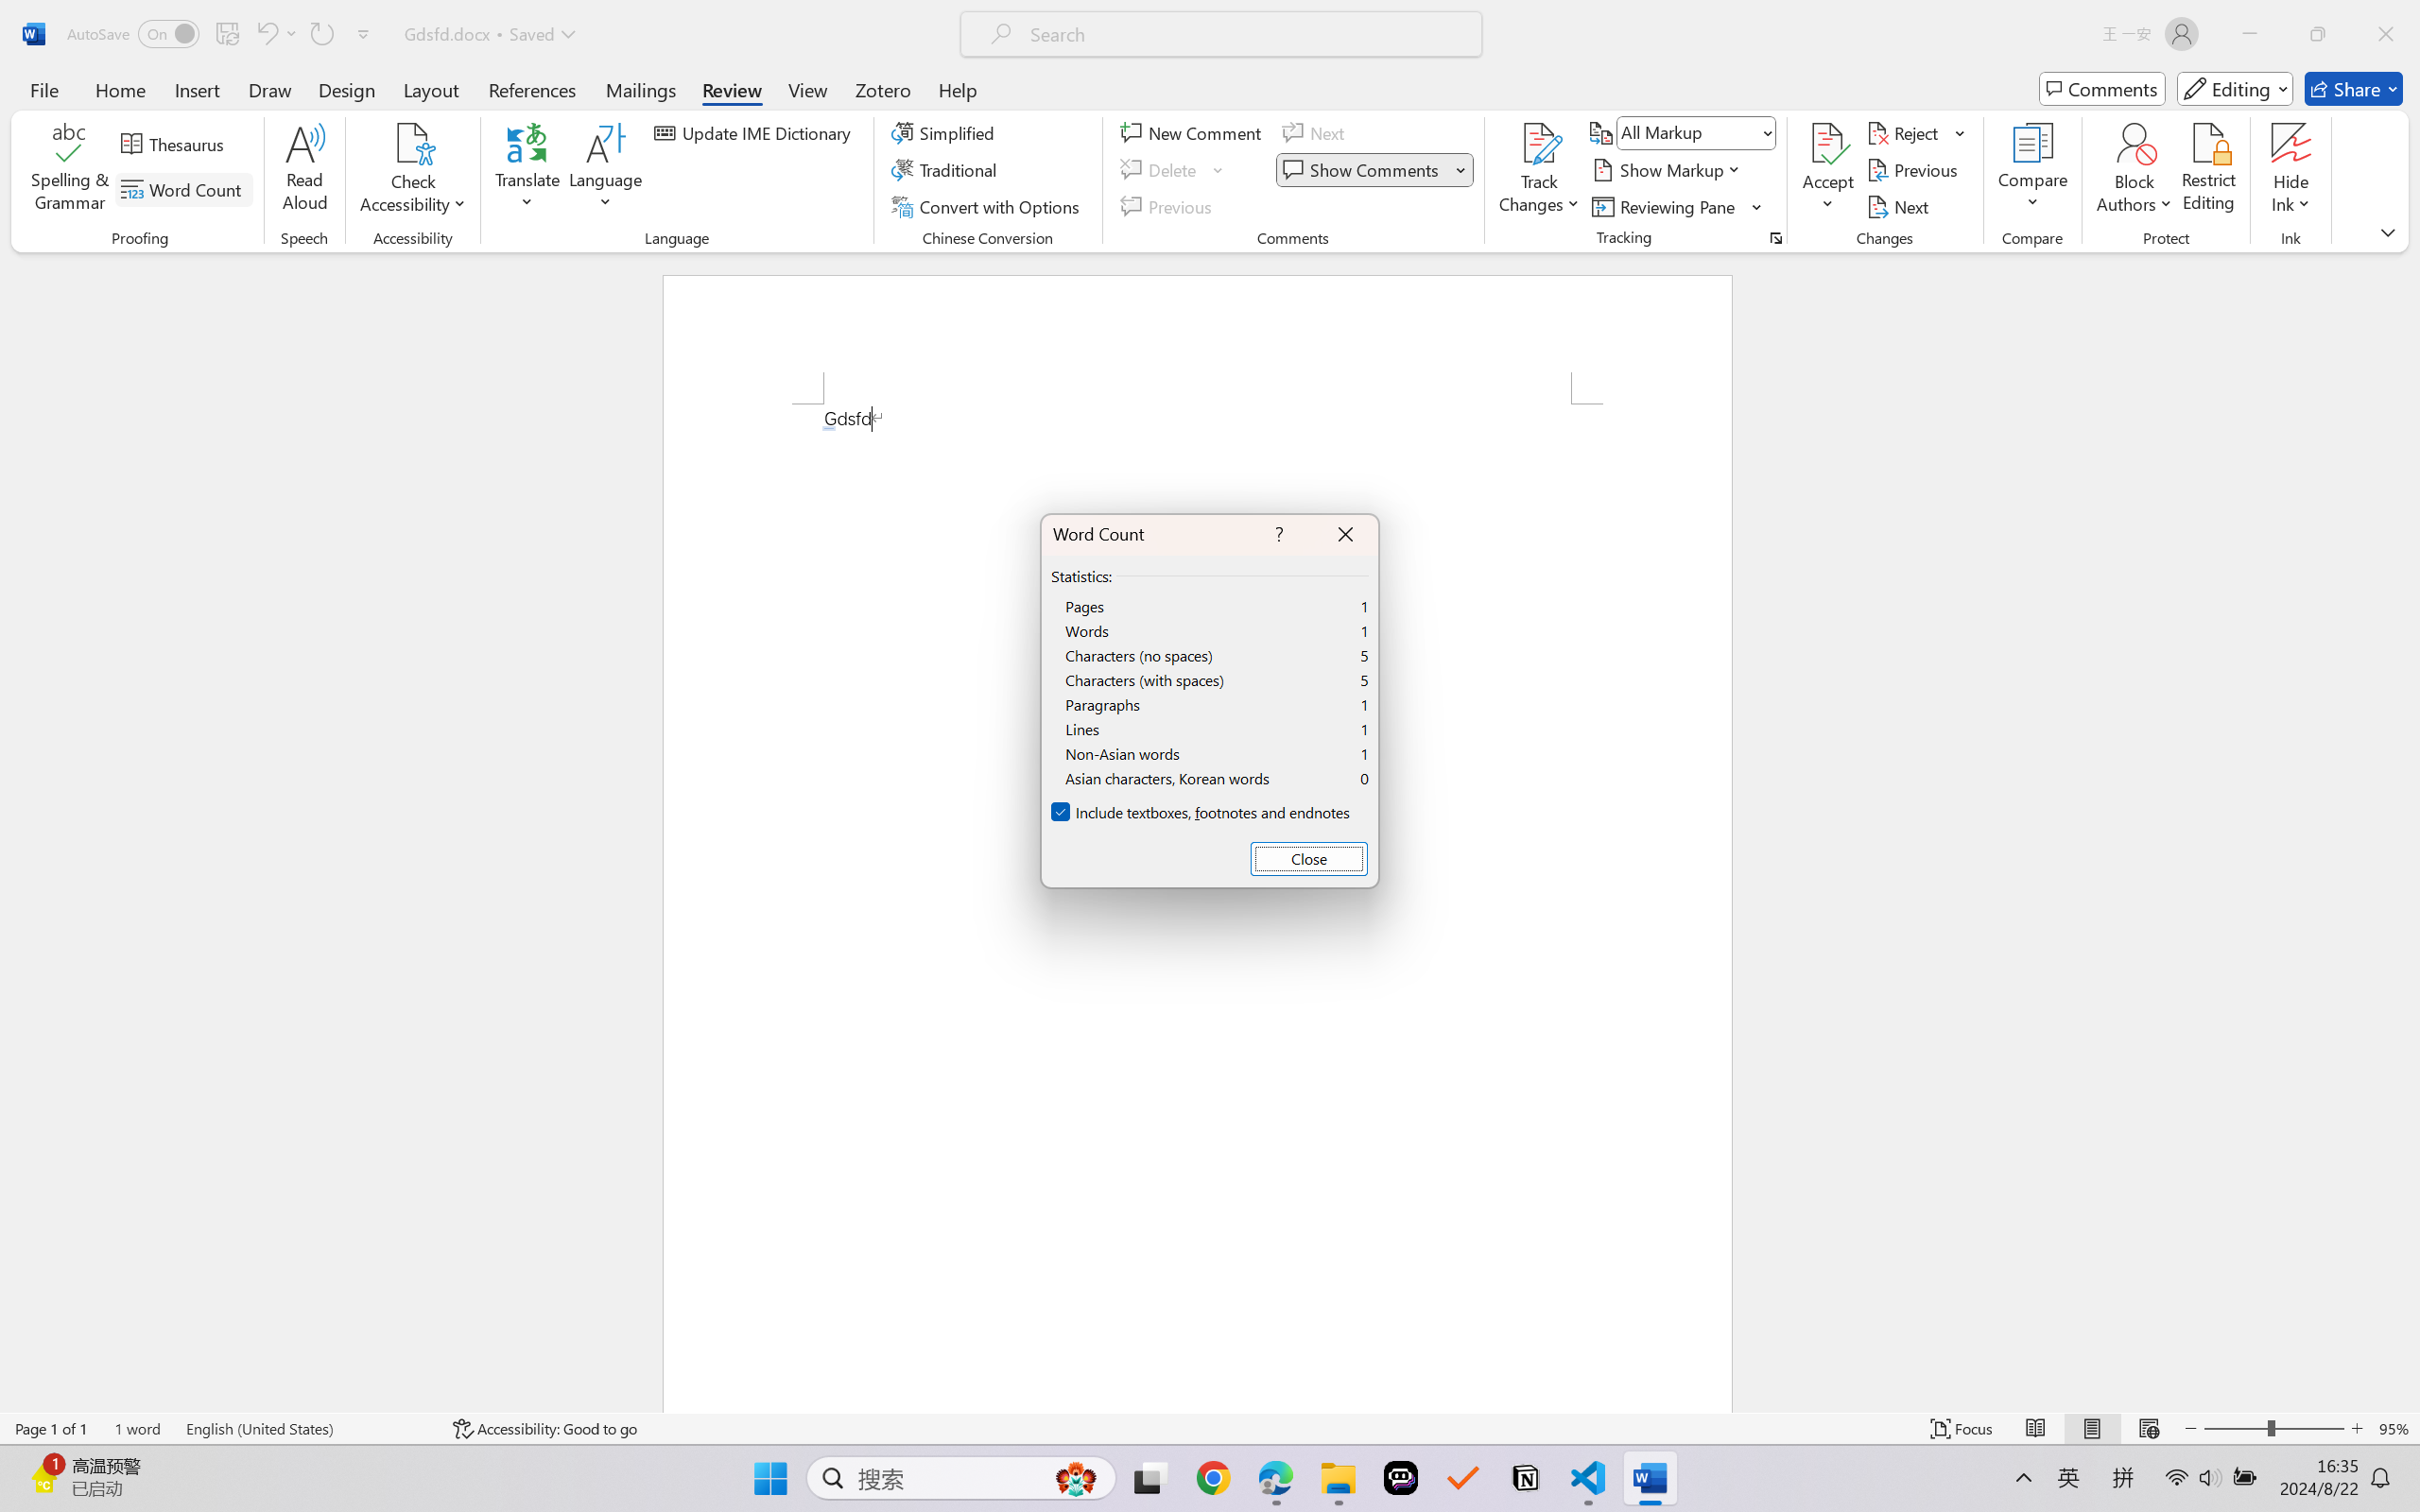 This screenshot has width=2420, height=1512. Describe the element at coordinates (1695, 131) in the screenshot. I see `'Display for Review'` at that location.